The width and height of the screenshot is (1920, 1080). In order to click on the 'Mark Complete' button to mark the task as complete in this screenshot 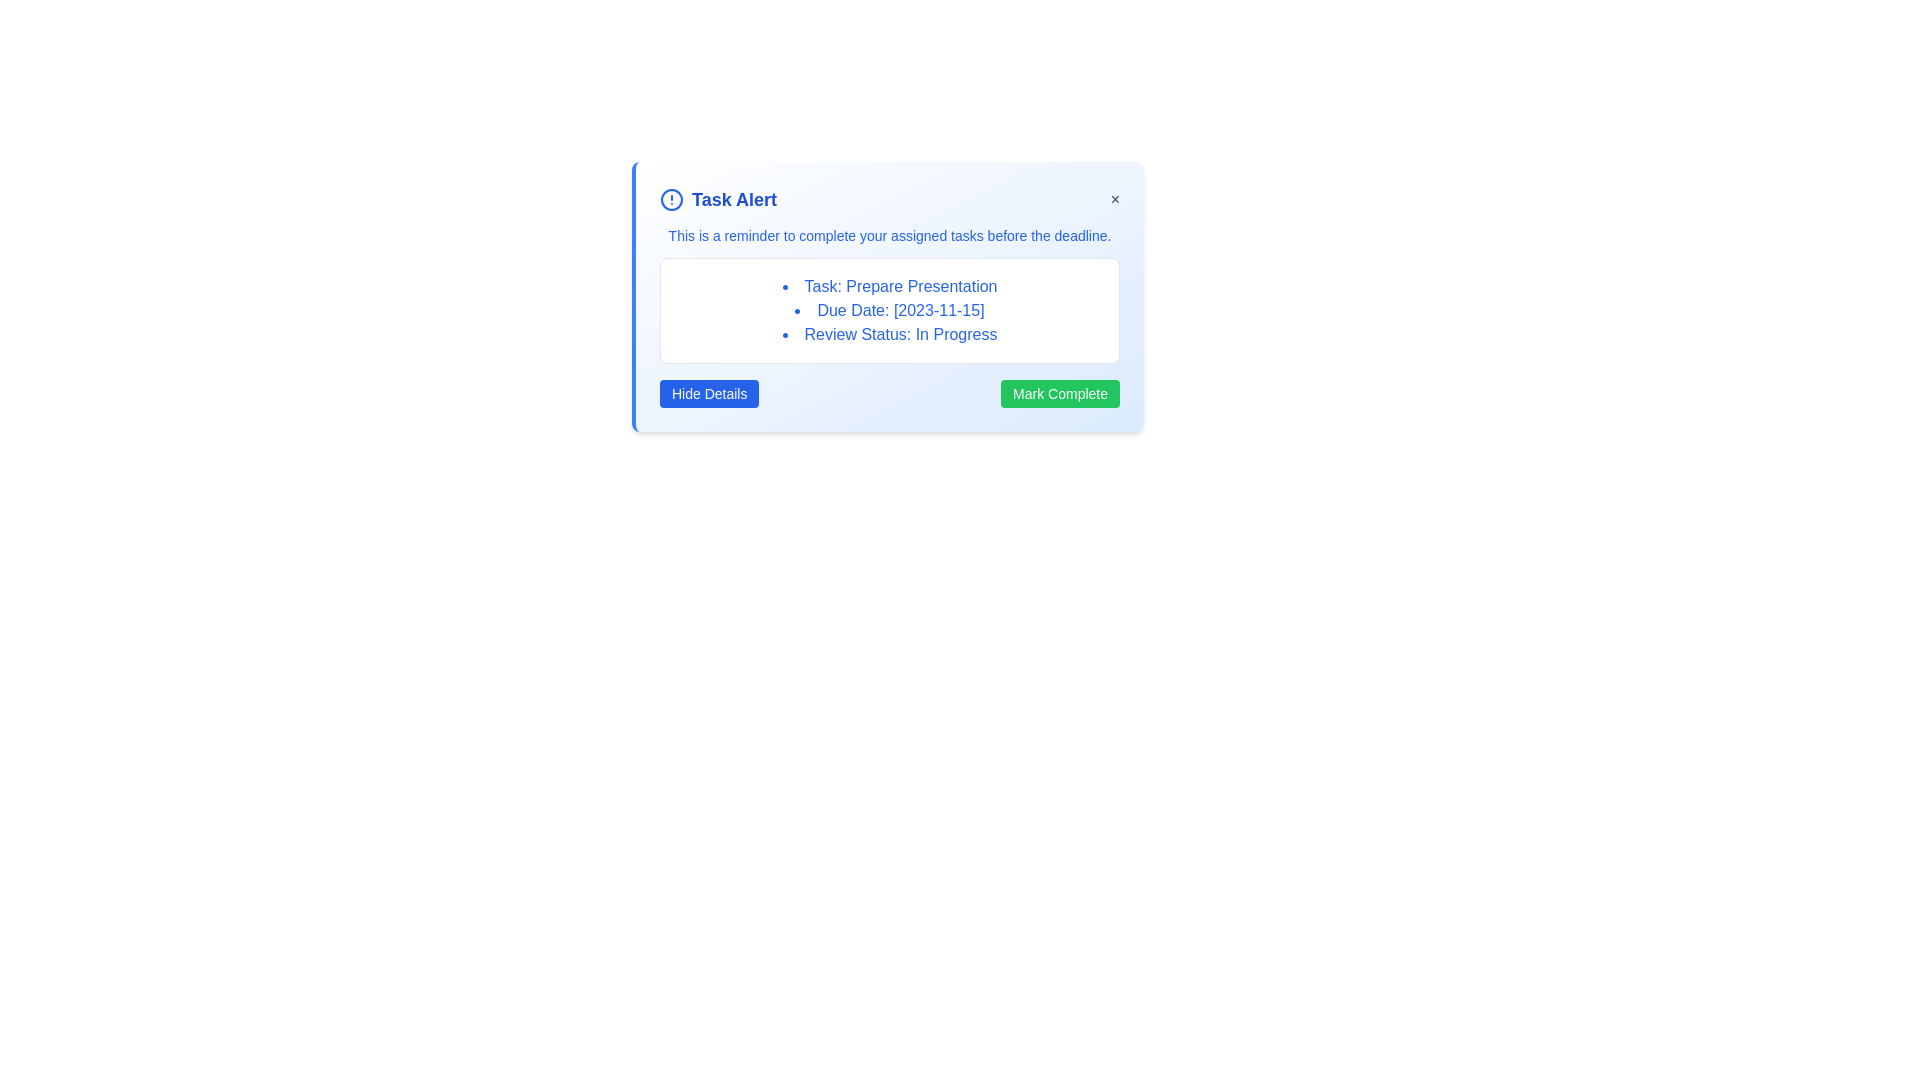, I will do `click(1059, 393)`.